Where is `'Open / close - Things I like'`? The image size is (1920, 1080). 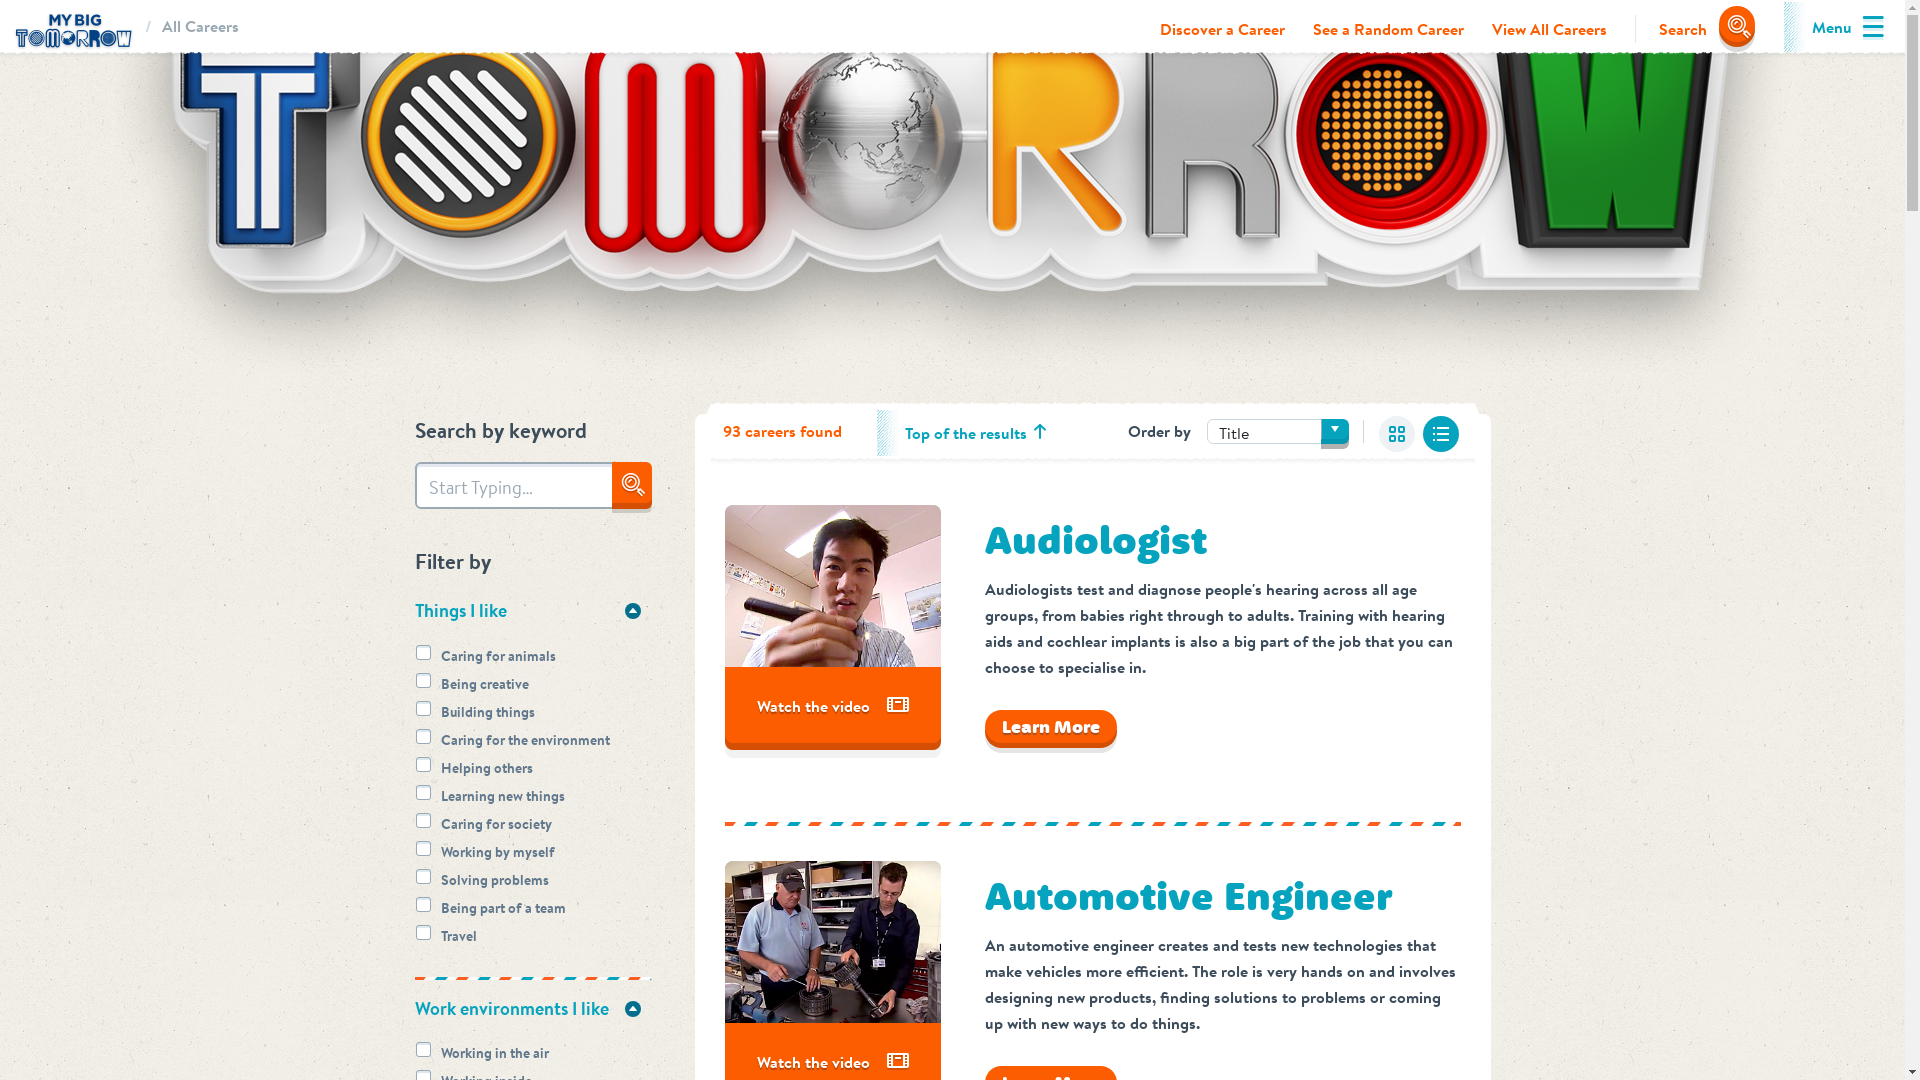
'Open / close - Things I like' is located at coordinates (631, 609).